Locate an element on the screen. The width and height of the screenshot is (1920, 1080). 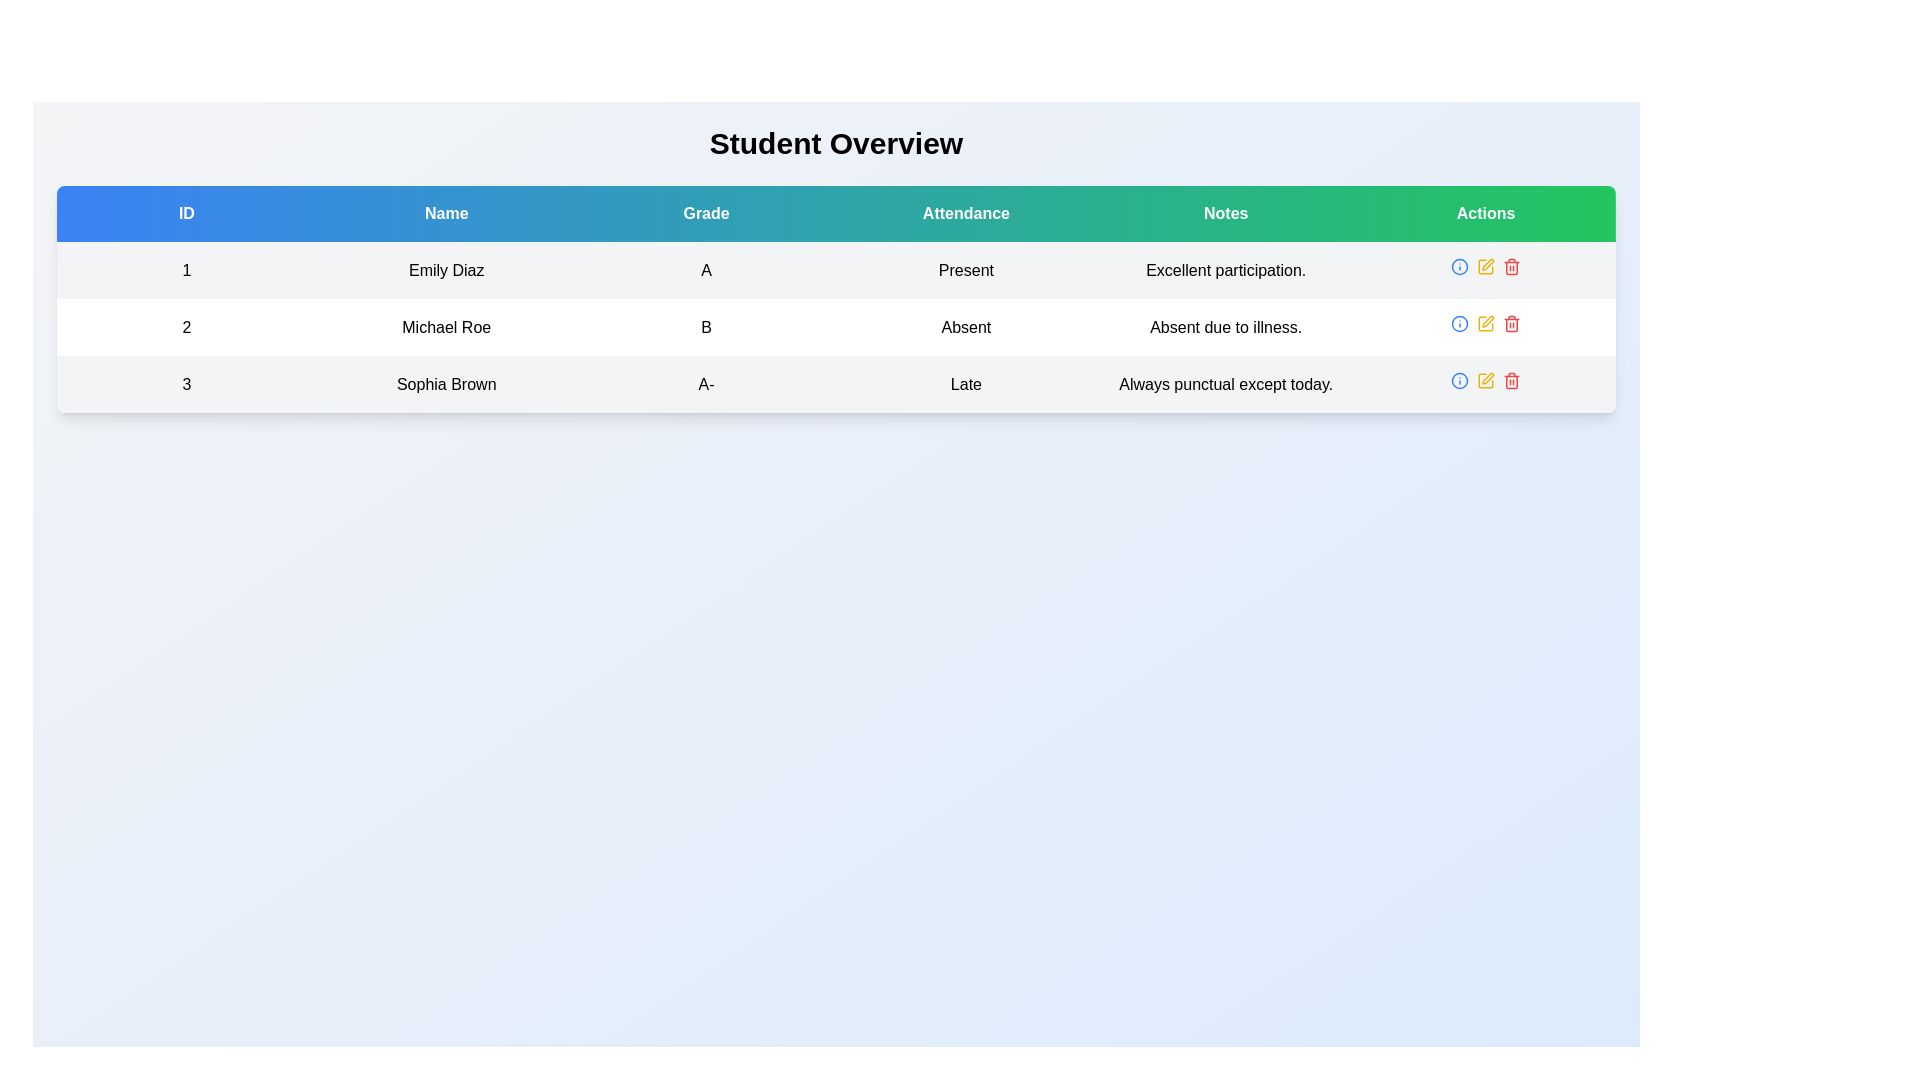
assistive technology is located at coordinates (836, 142).